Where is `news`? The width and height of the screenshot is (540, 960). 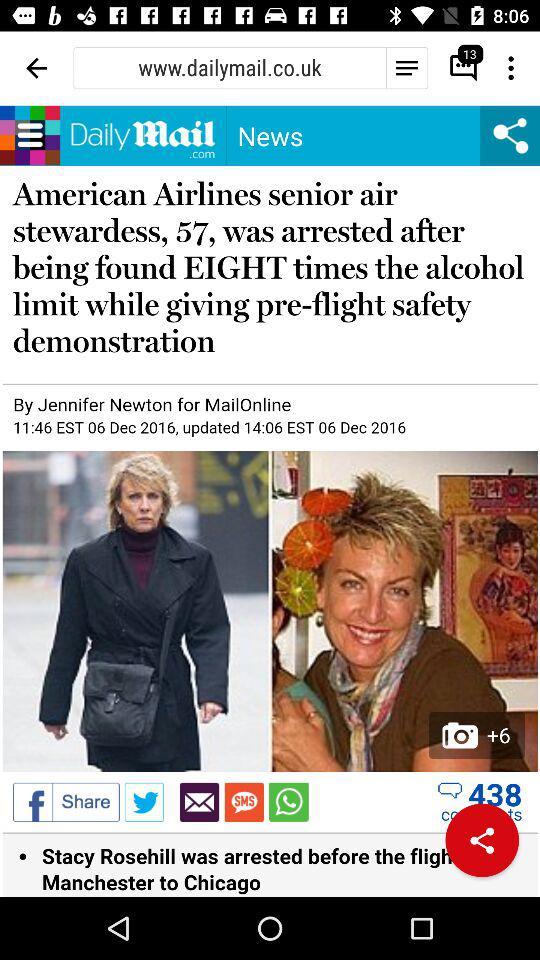 news is located at coordinates (270, 500).